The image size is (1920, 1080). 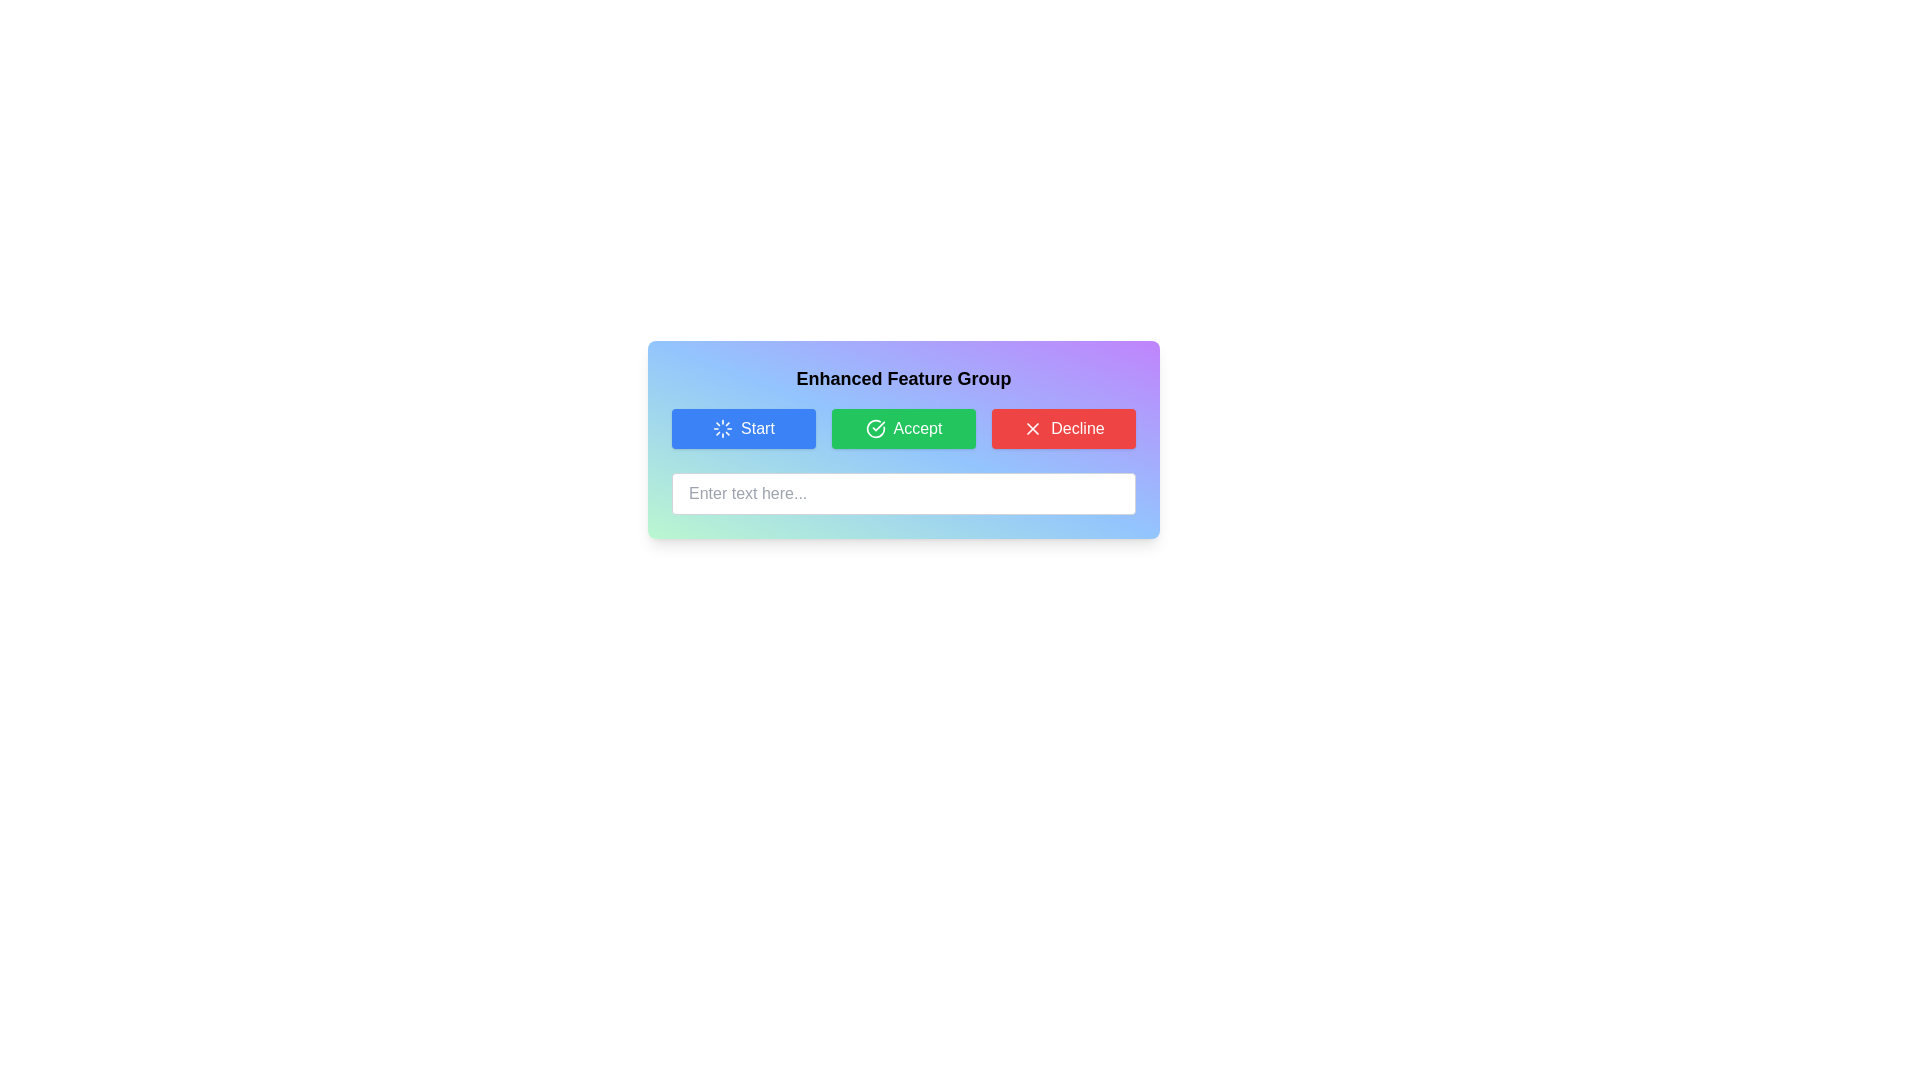 I want to click on the SVG loader icon located within the 'Start' button, which is styled in blue and precedes the text 'Start', so click(x=722, y=427).